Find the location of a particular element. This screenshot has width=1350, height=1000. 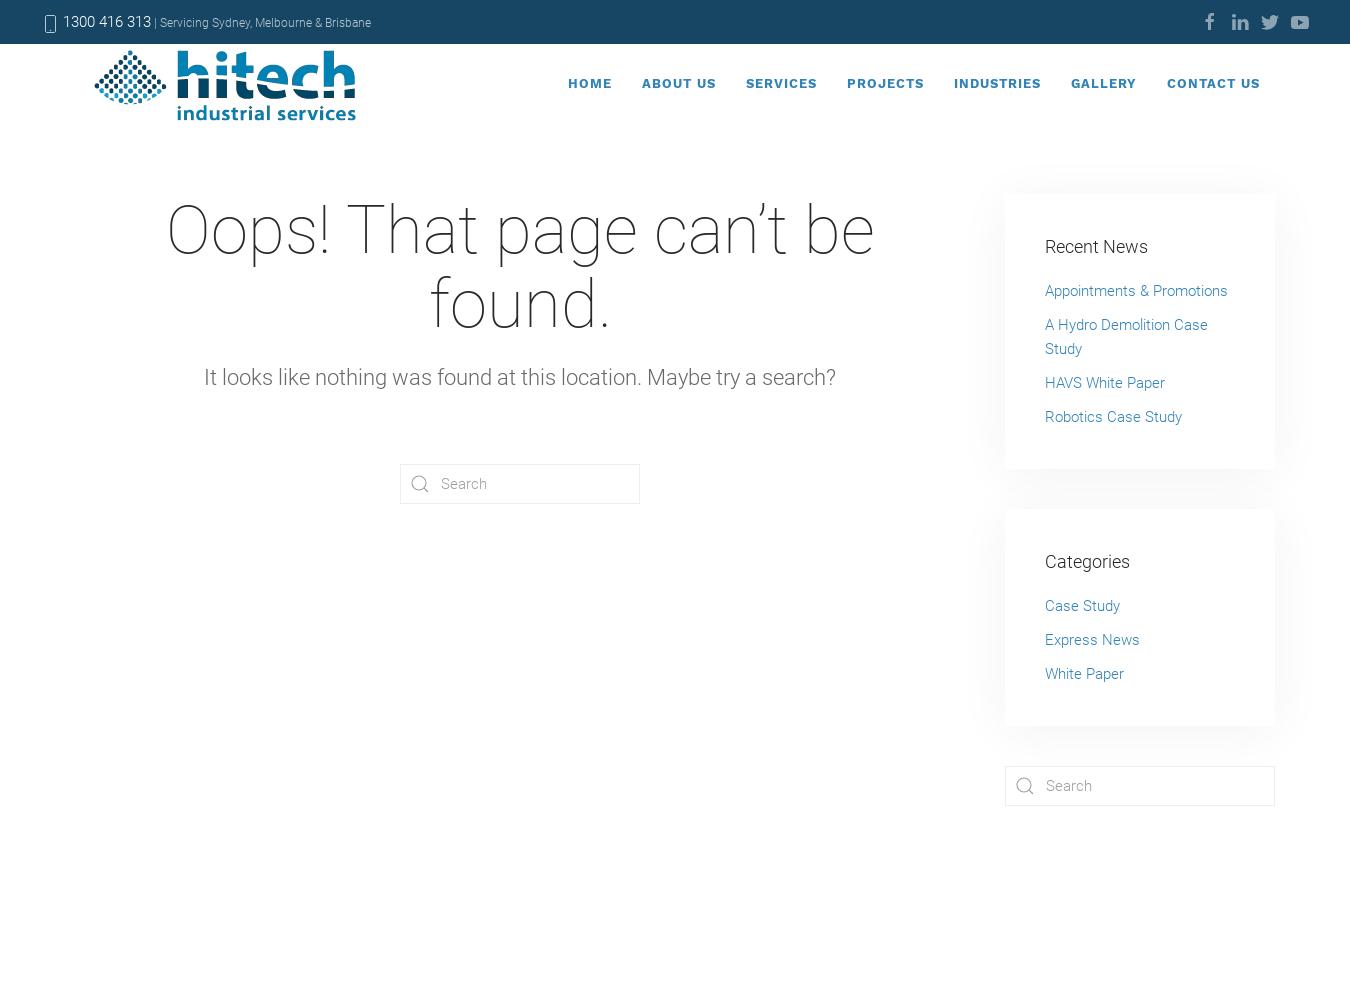

'Case Study' is located at coordinates (1082, 605).